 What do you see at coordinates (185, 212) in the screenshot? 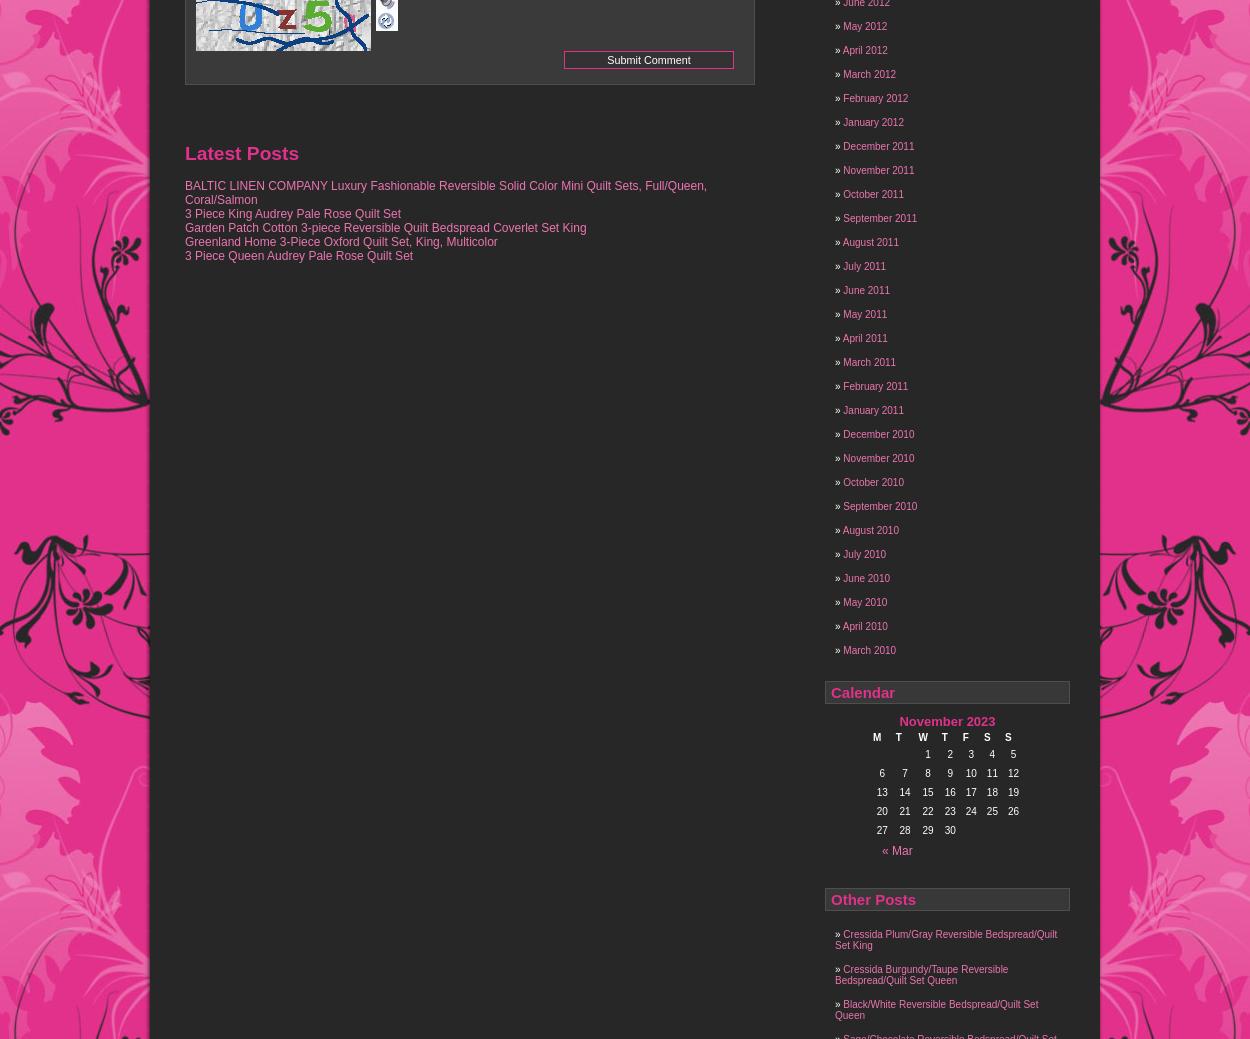
I see `'3 Piece King Audrey Pale Rose Quilt Set'` at bounding box center [185, 212].